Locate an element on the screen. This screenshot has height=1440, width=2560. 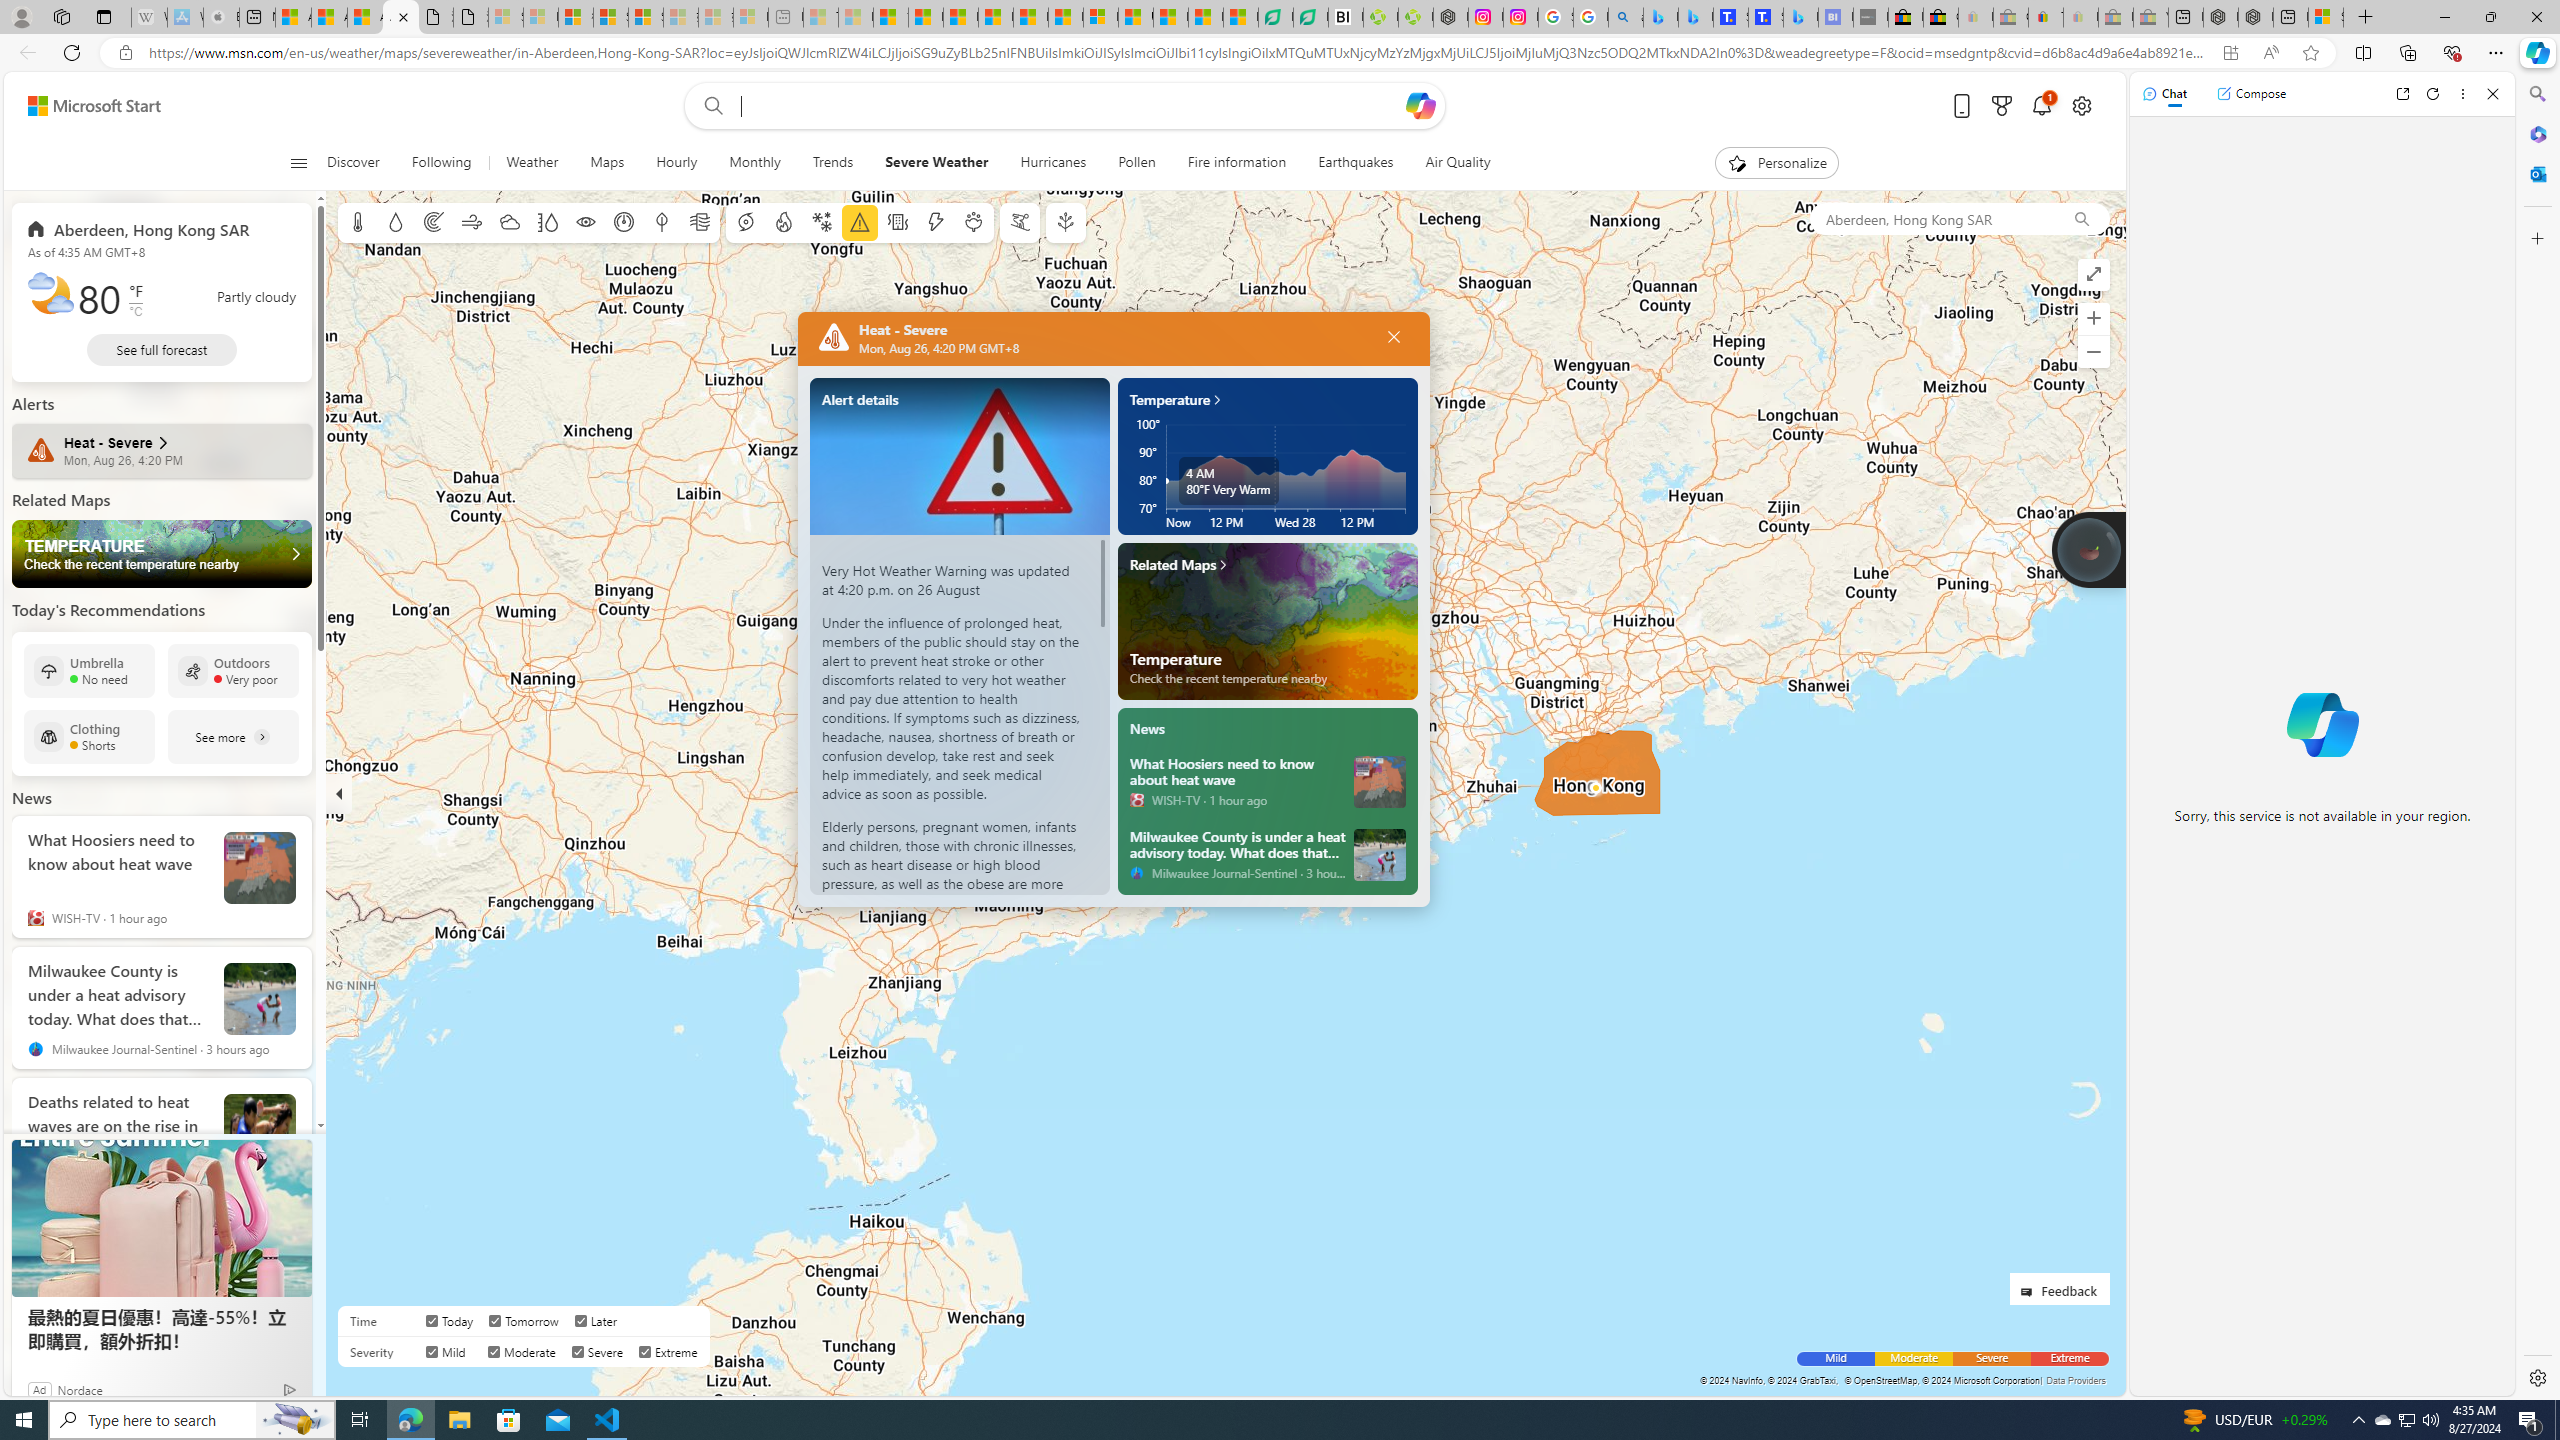
'Join us in planting real trees to help our planet!' is located at coordinates (2090, 547).